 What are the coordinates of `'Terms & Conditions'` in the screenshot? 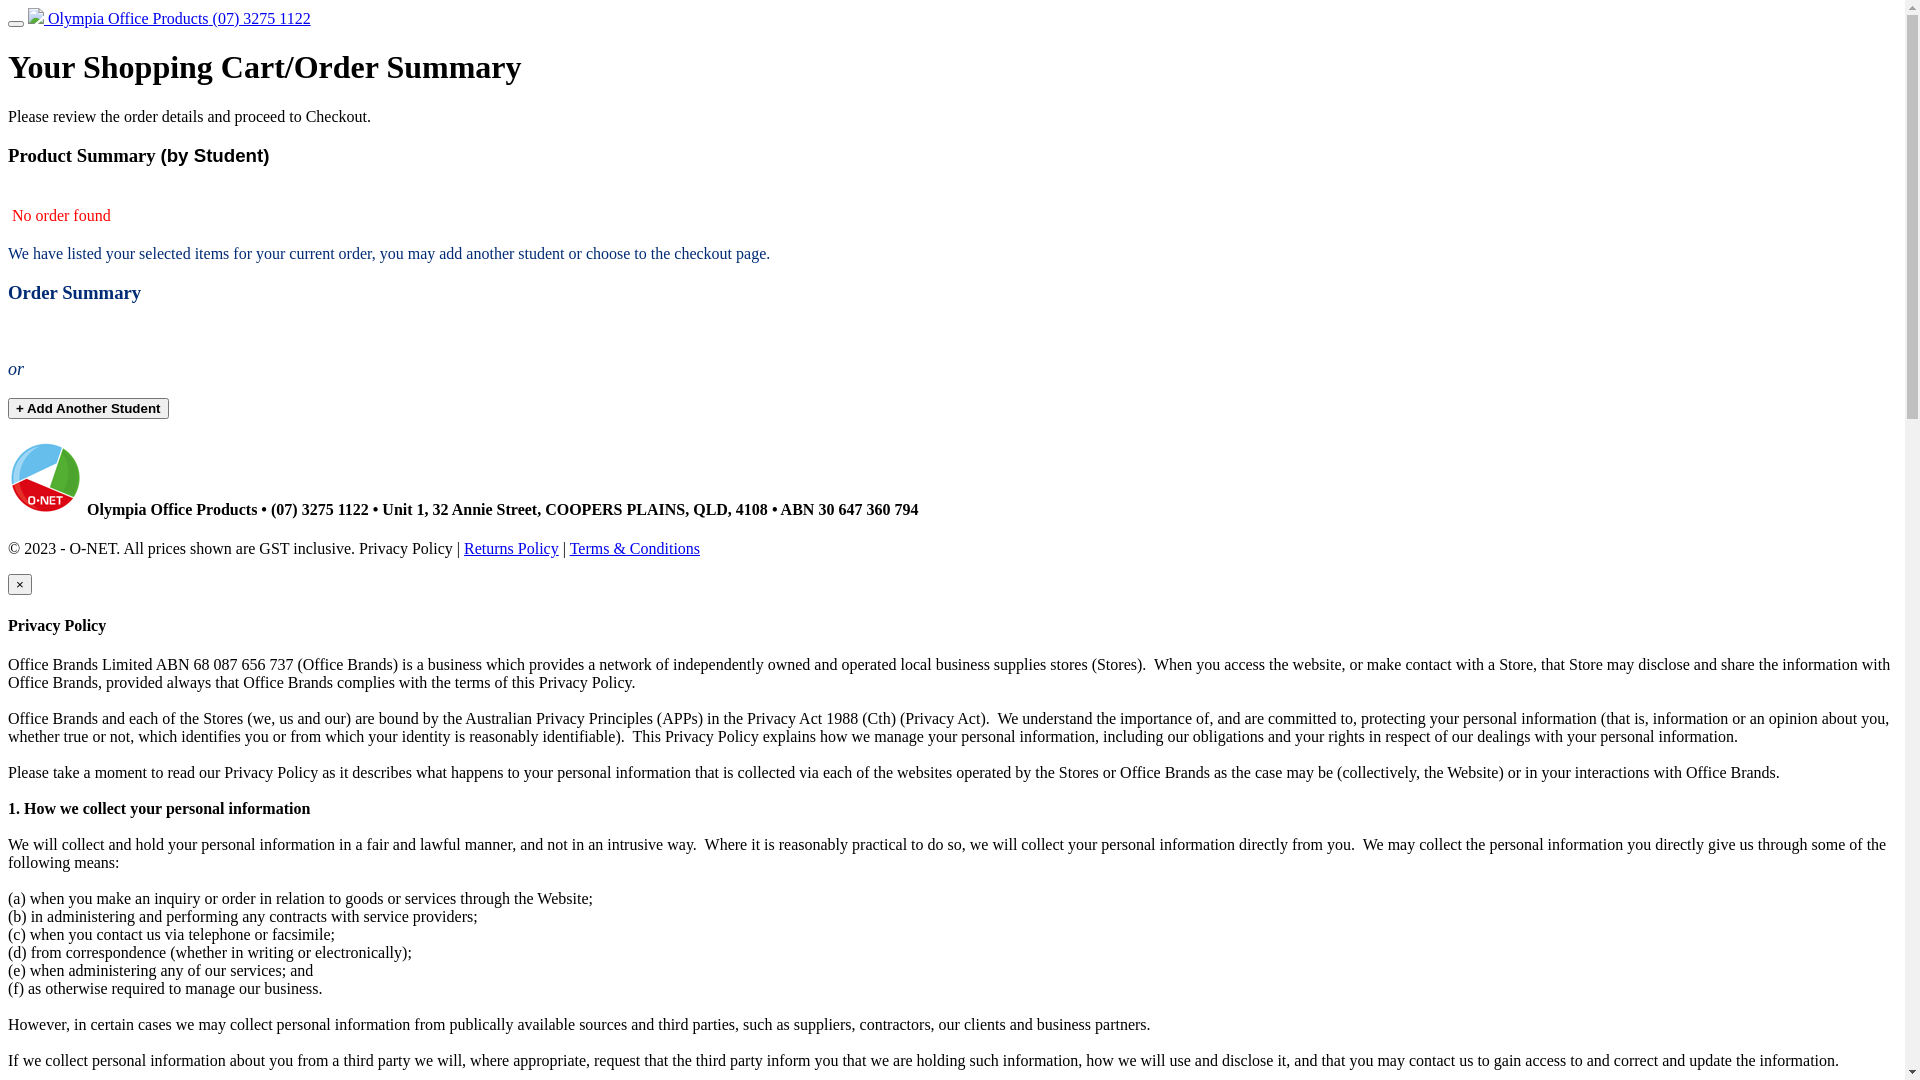 It's located at (569, 548).